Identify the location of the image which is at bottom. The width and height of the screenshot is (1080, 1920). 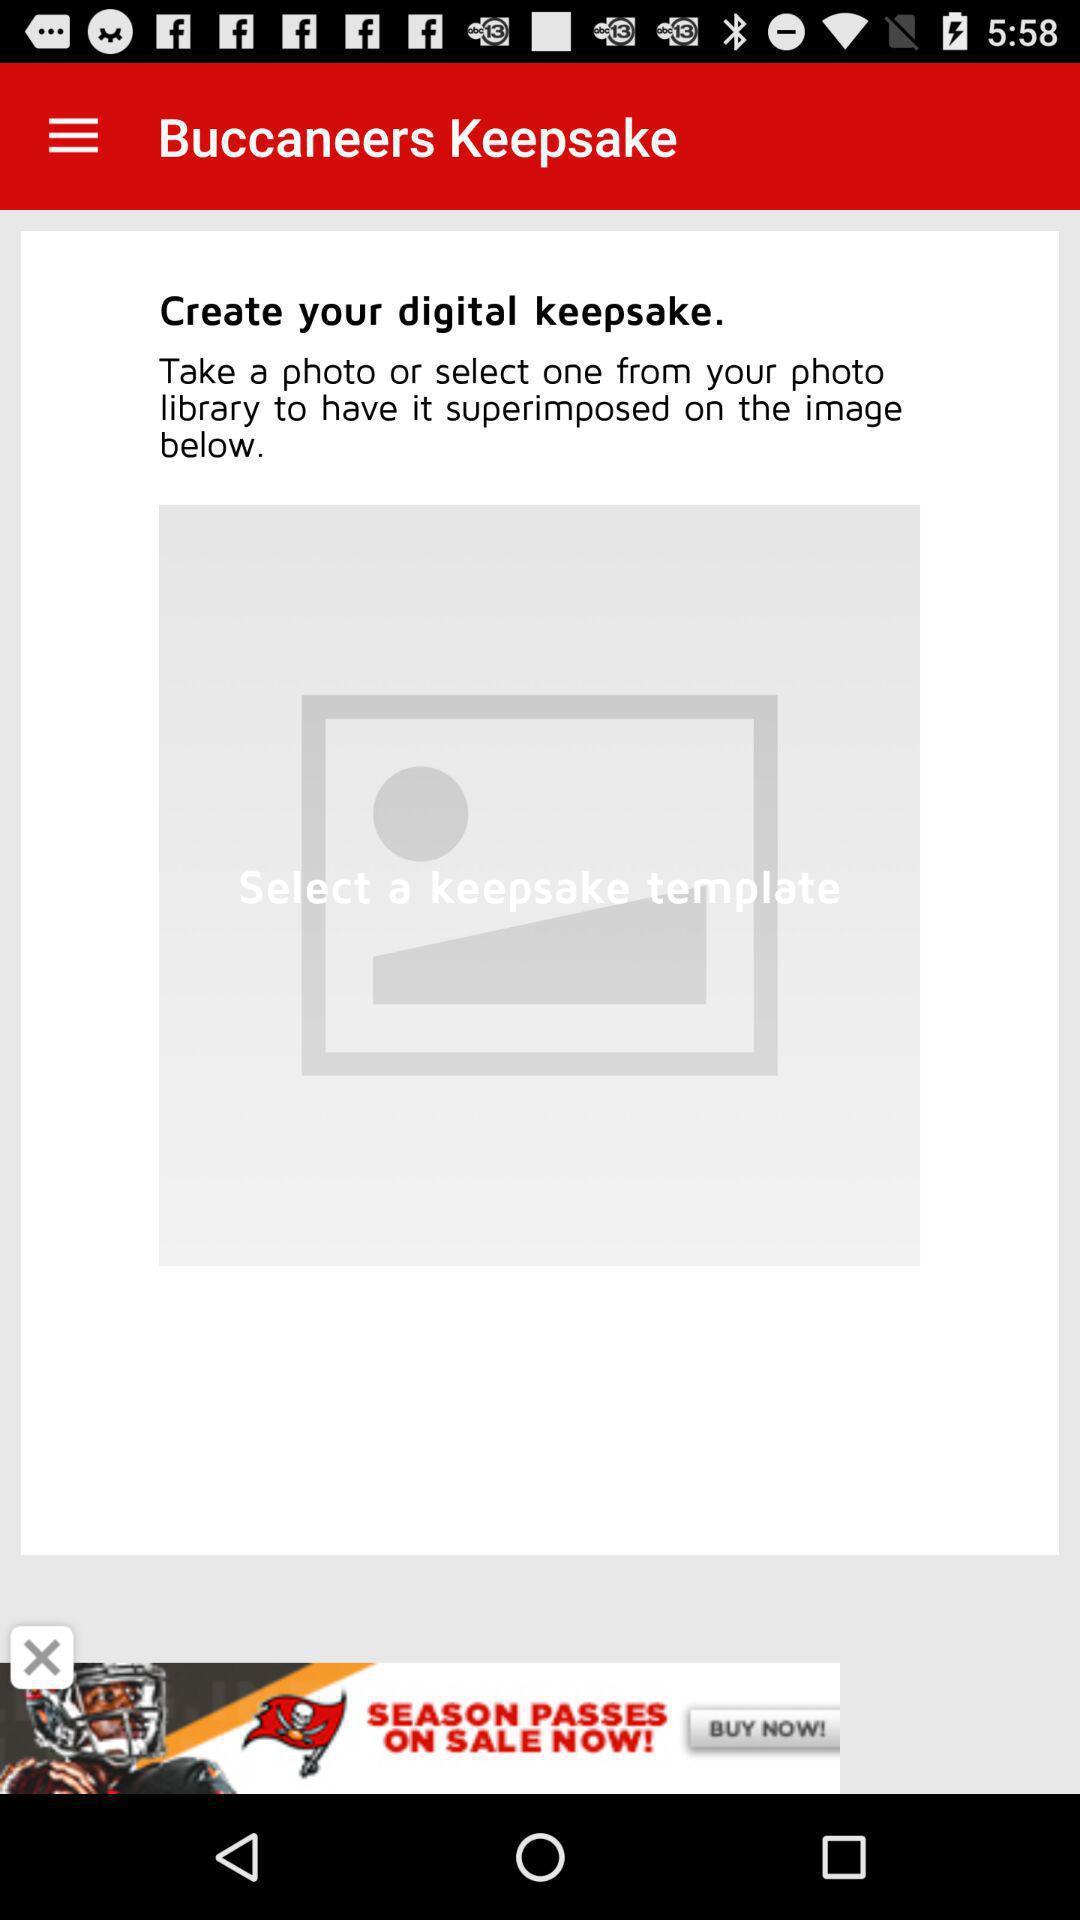
(538, 884).